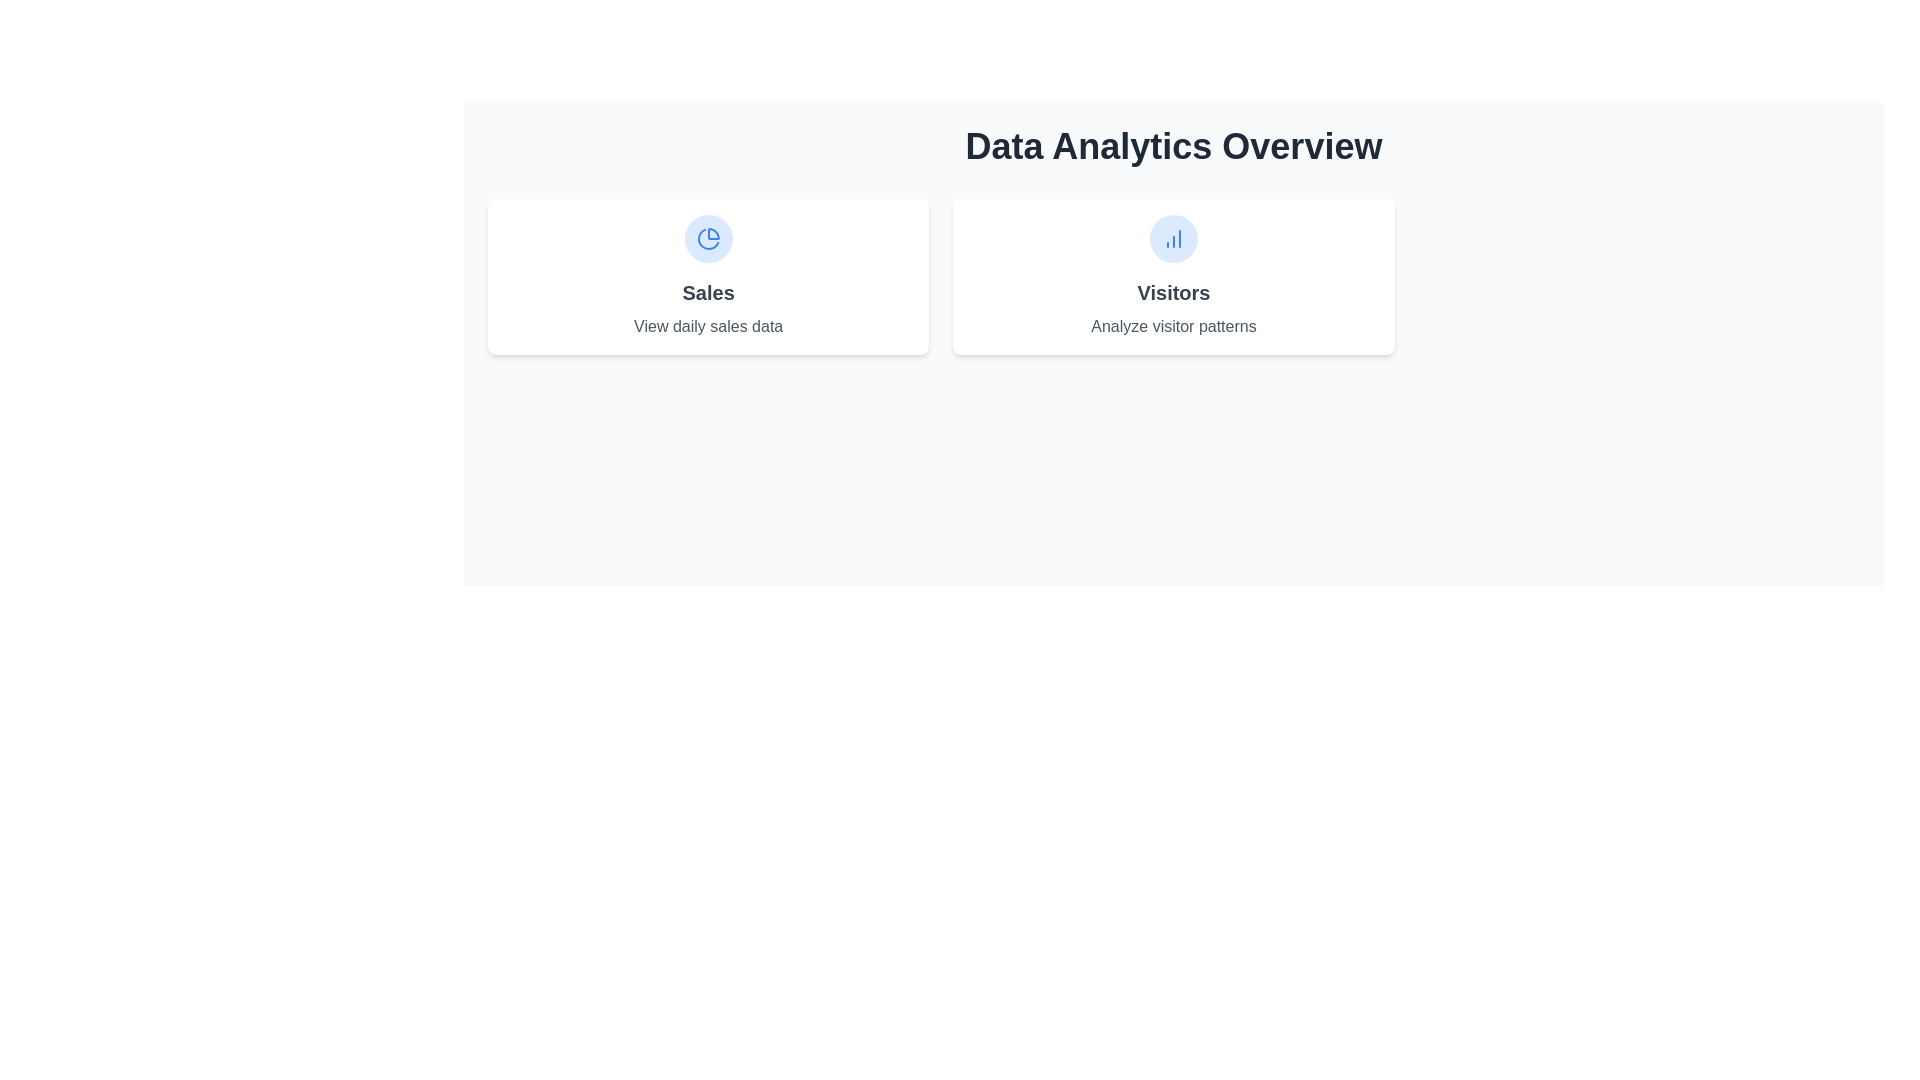 This screenshot has width=1920, height=1080. What do you see at coordinates (708, 238) in the screenshot?
I see `the Icon representing data analytics for sales, located in the upper part of the 'Sales' card, positioned directly above the text 'Sales' and 'View daily sales data'` at bounding box center [708, 238].